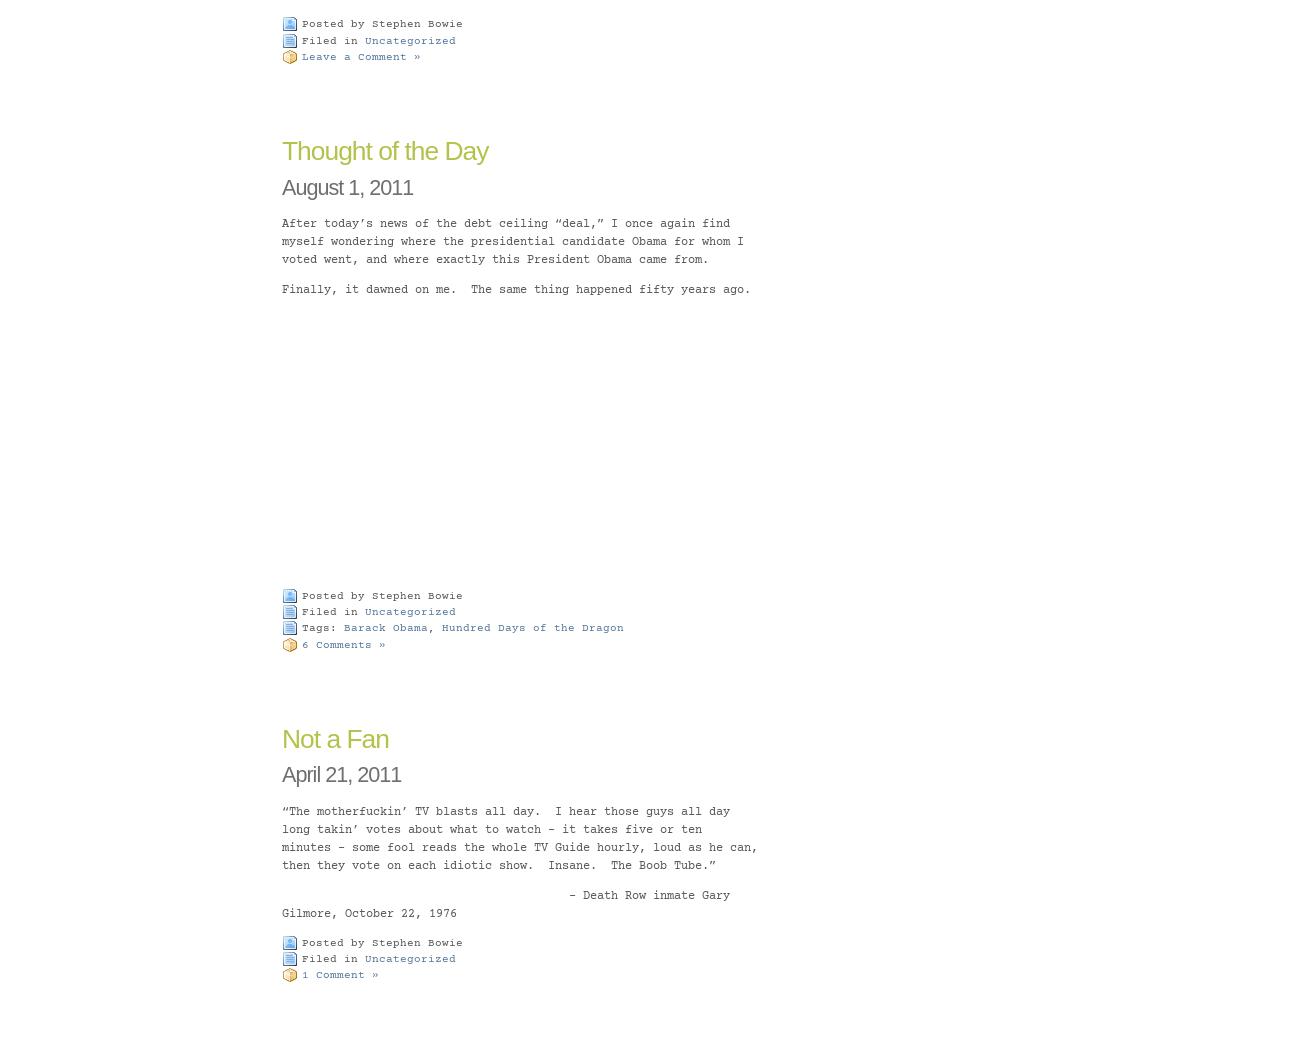 This screenshot has height=1054, width=1300. I want to click on 'Tags:', so click(323, 628).